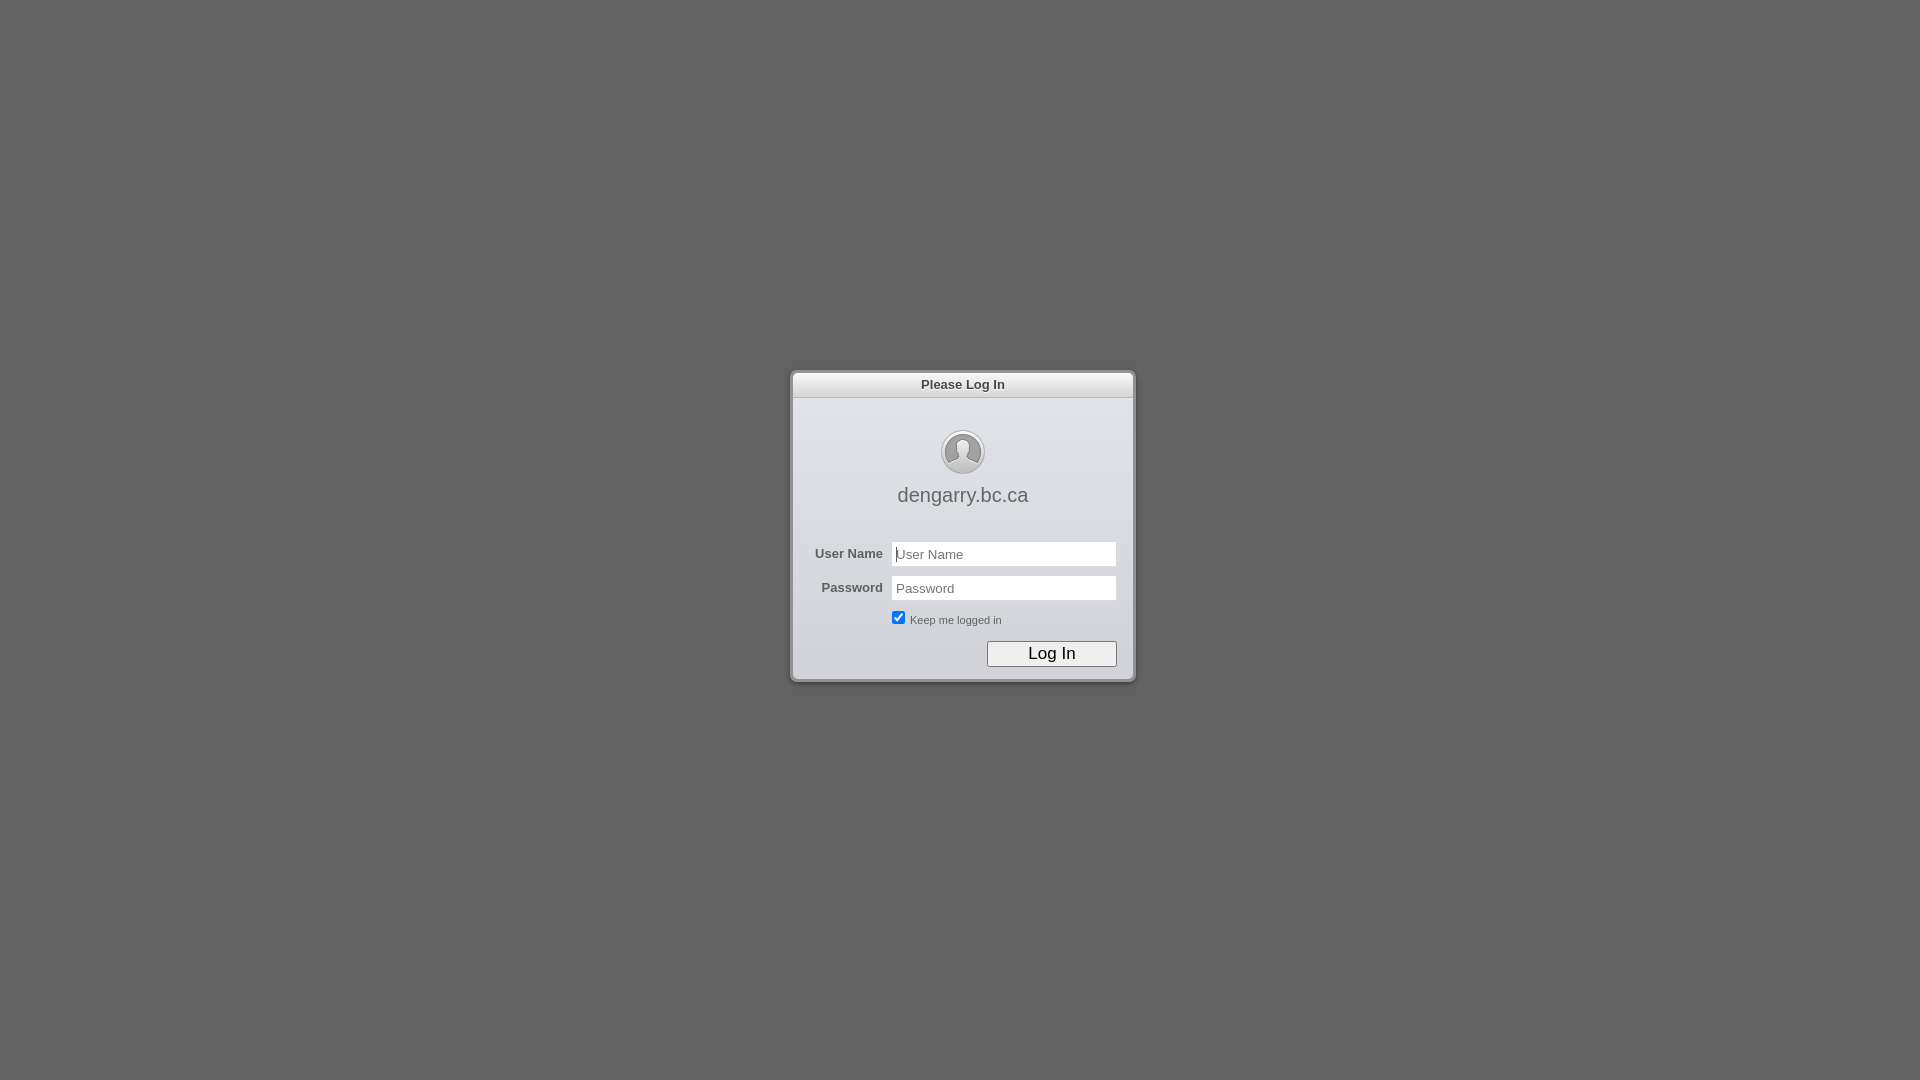  I want to click on 'Log In', so click(1050, 654).